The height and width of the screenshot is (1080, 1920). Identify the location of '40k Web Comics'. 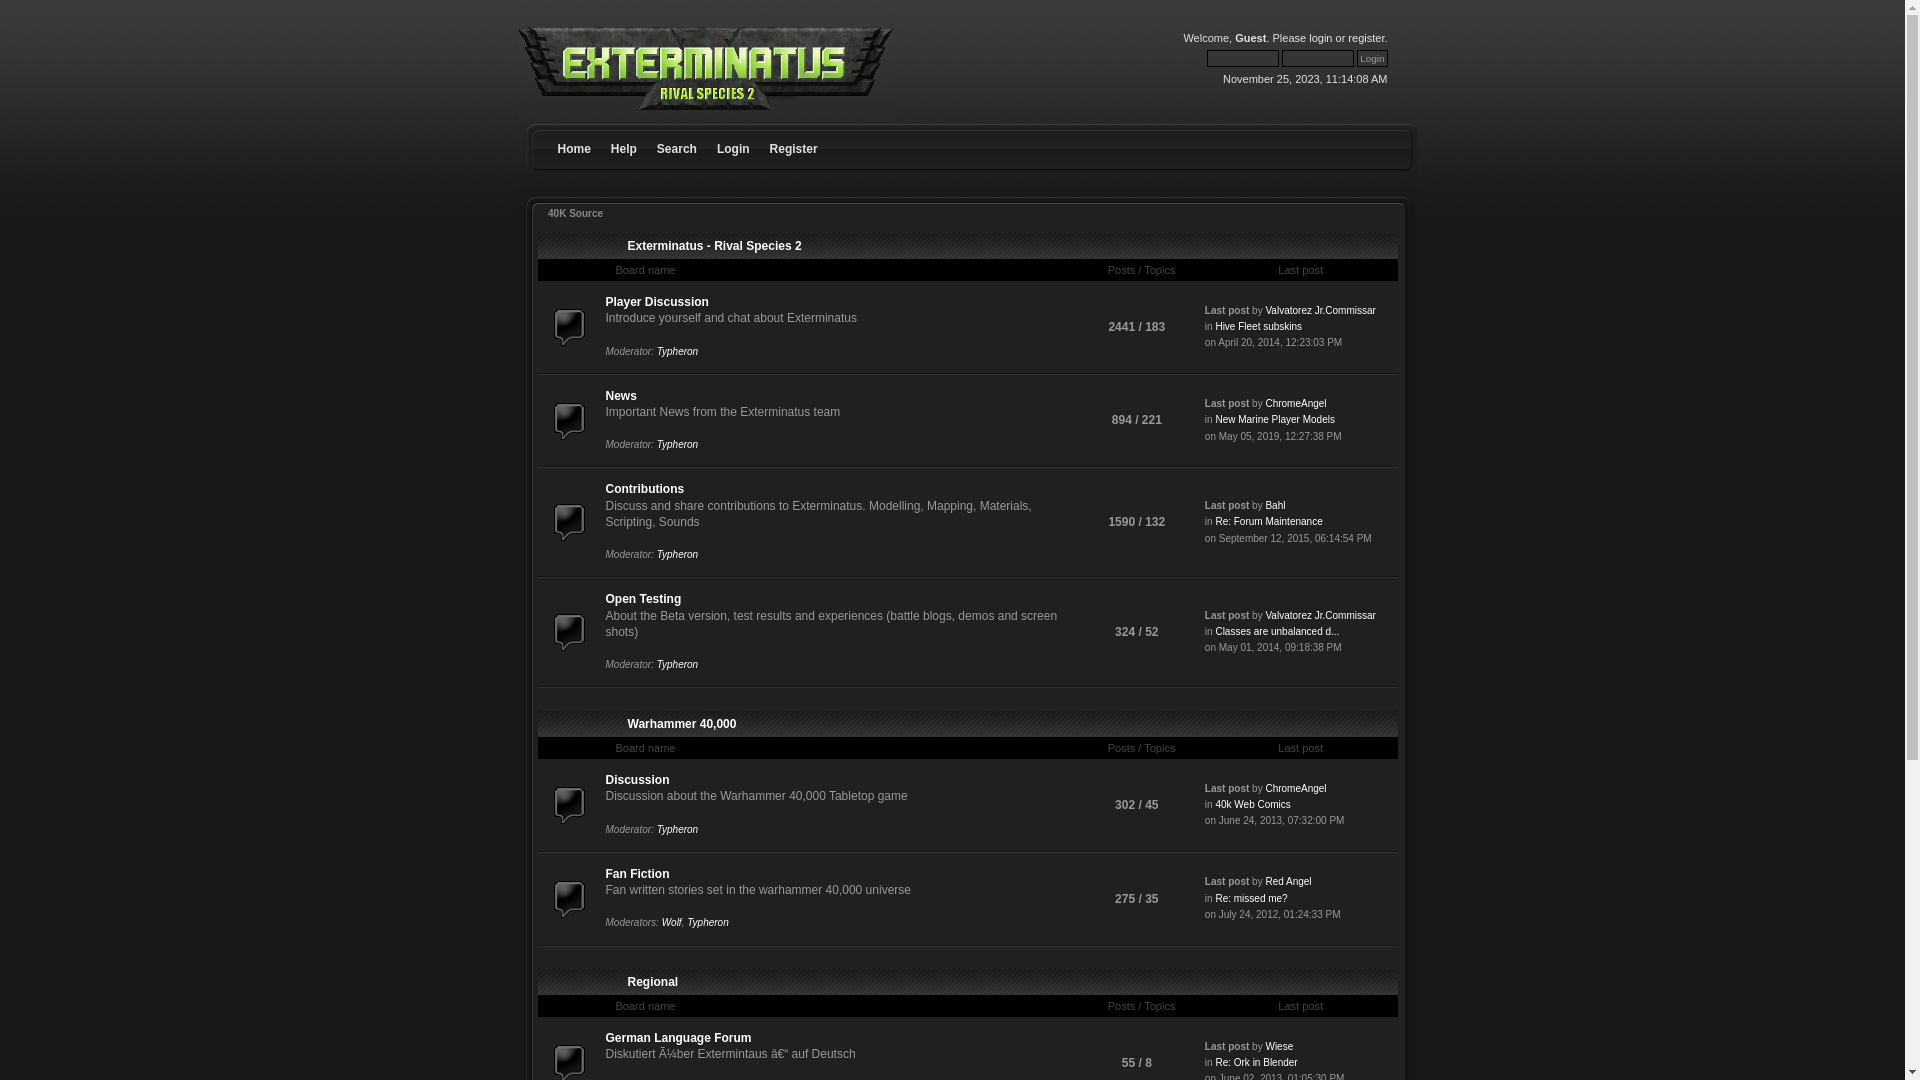
(1251, 803).